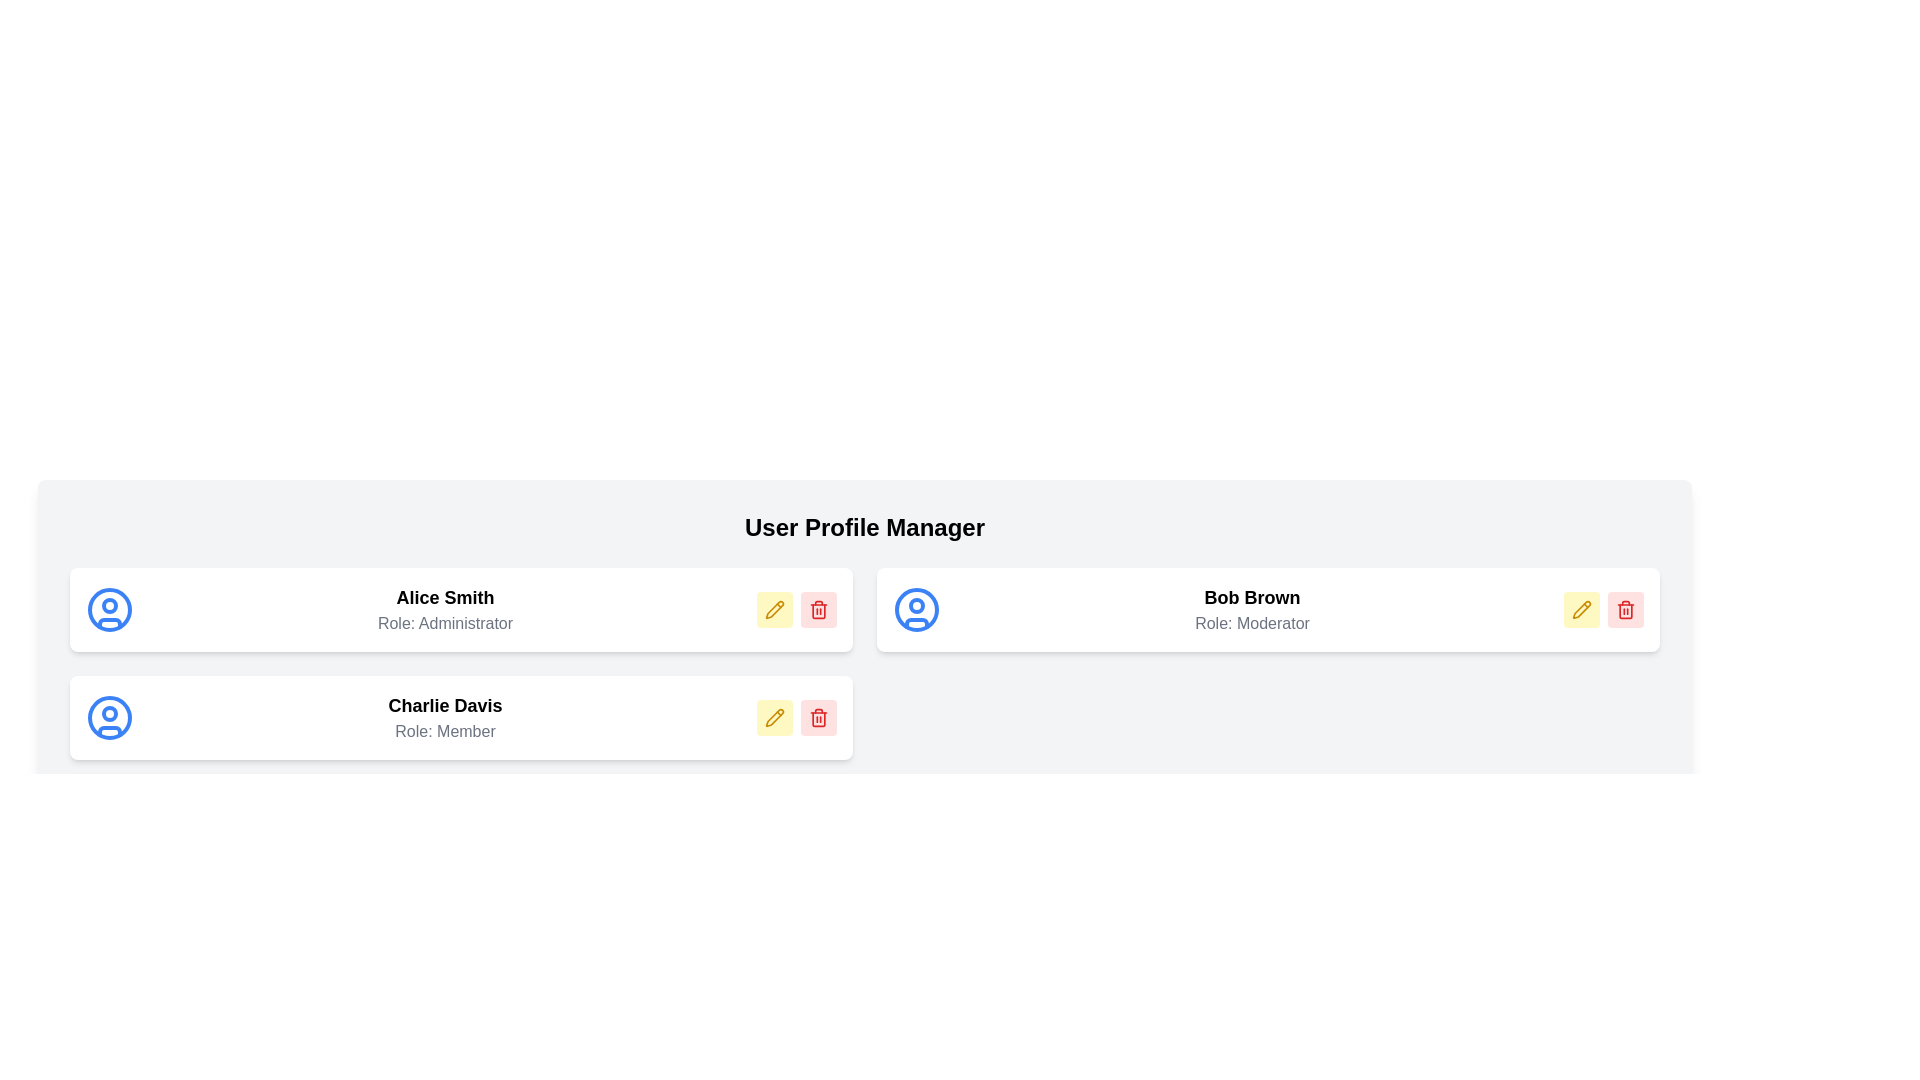  I want to click on the static text label displaying the role of 'Charlie Davis', located below the larger name text in the central card of the second row in the user profile grid, so click(444, 732).